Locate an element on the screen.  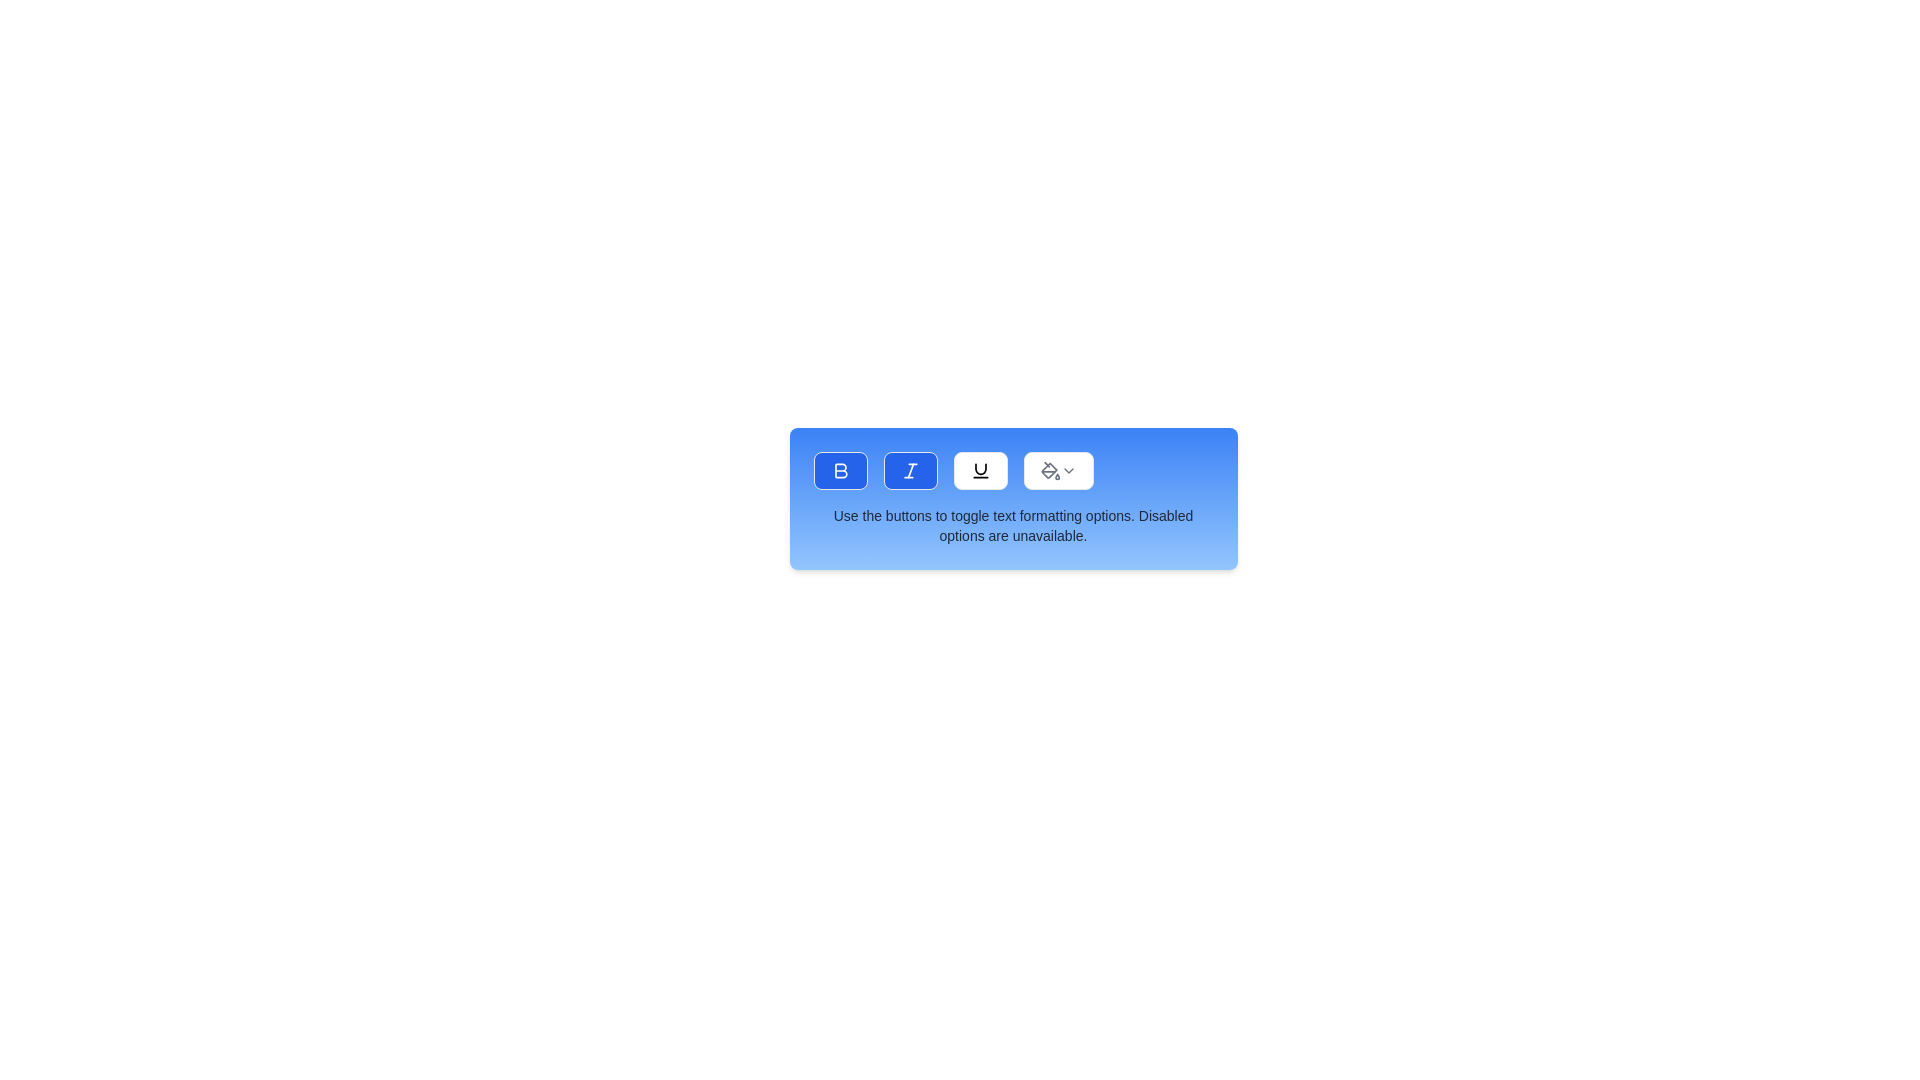
the blue button with a white 'B' icon located at the top-left position in the button bar is located at coordinates (840, 470).